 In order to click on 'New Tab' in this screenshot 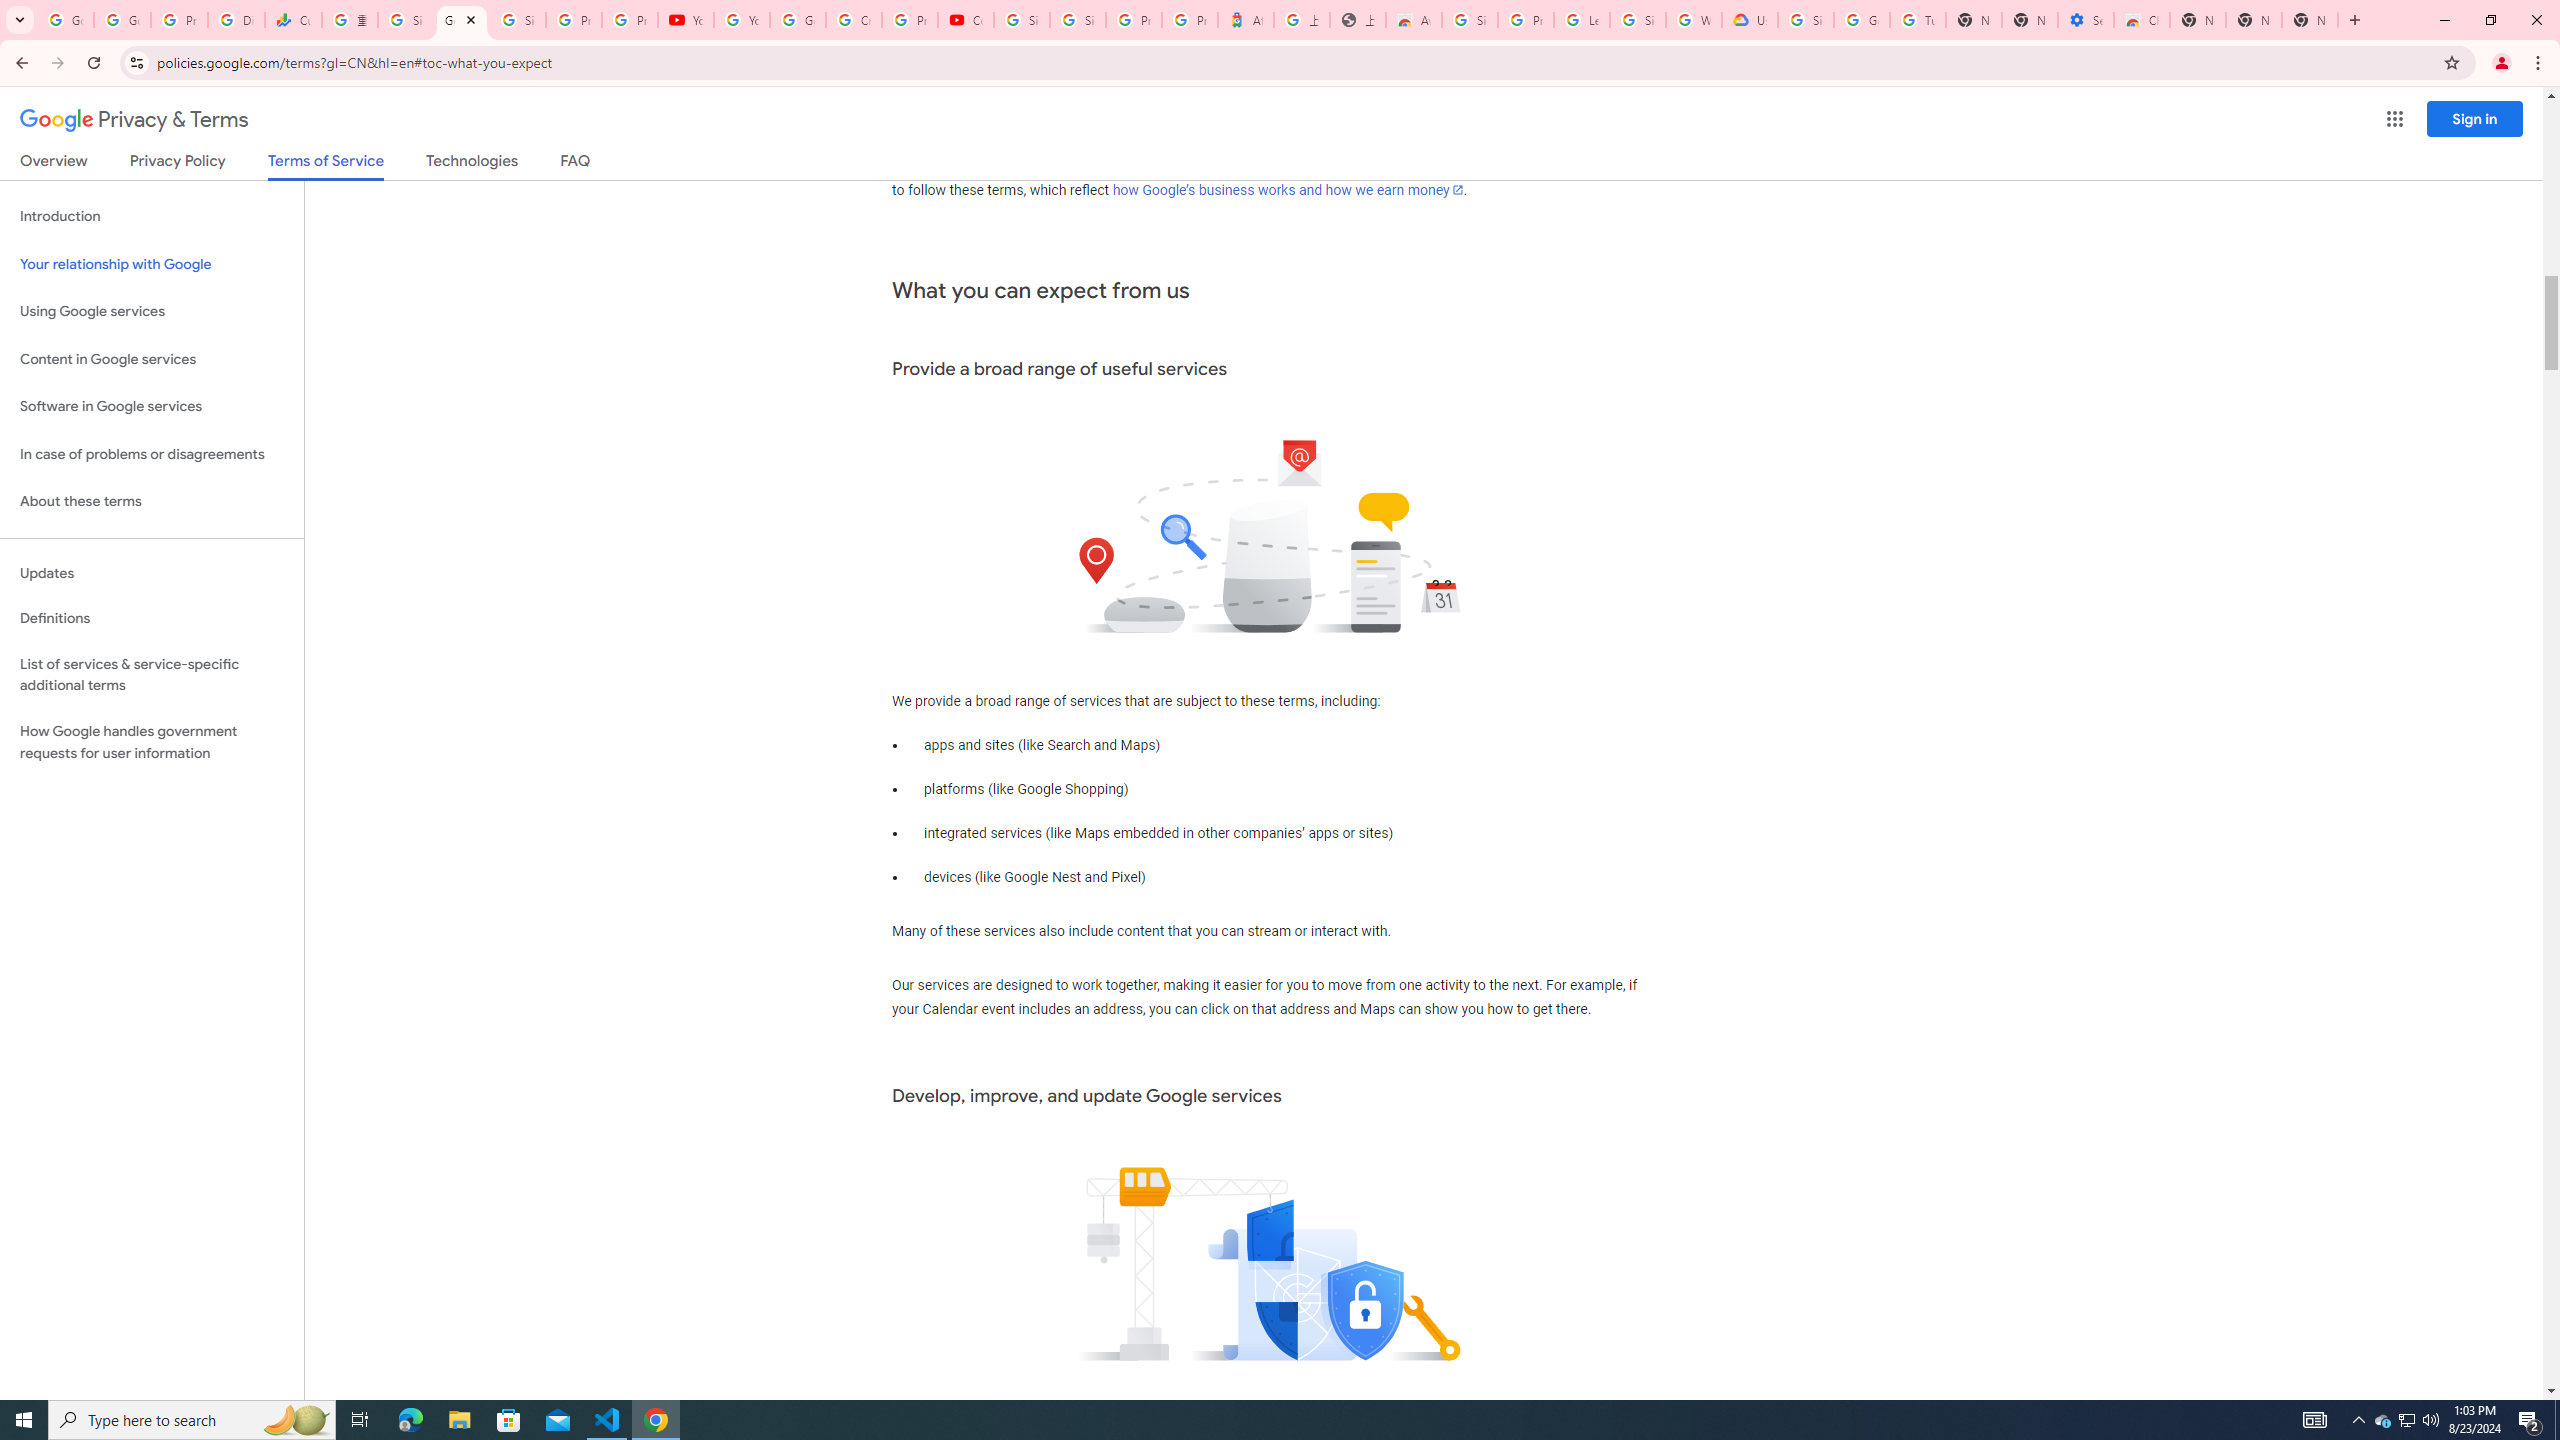, I will do `click(2197, 19)`.